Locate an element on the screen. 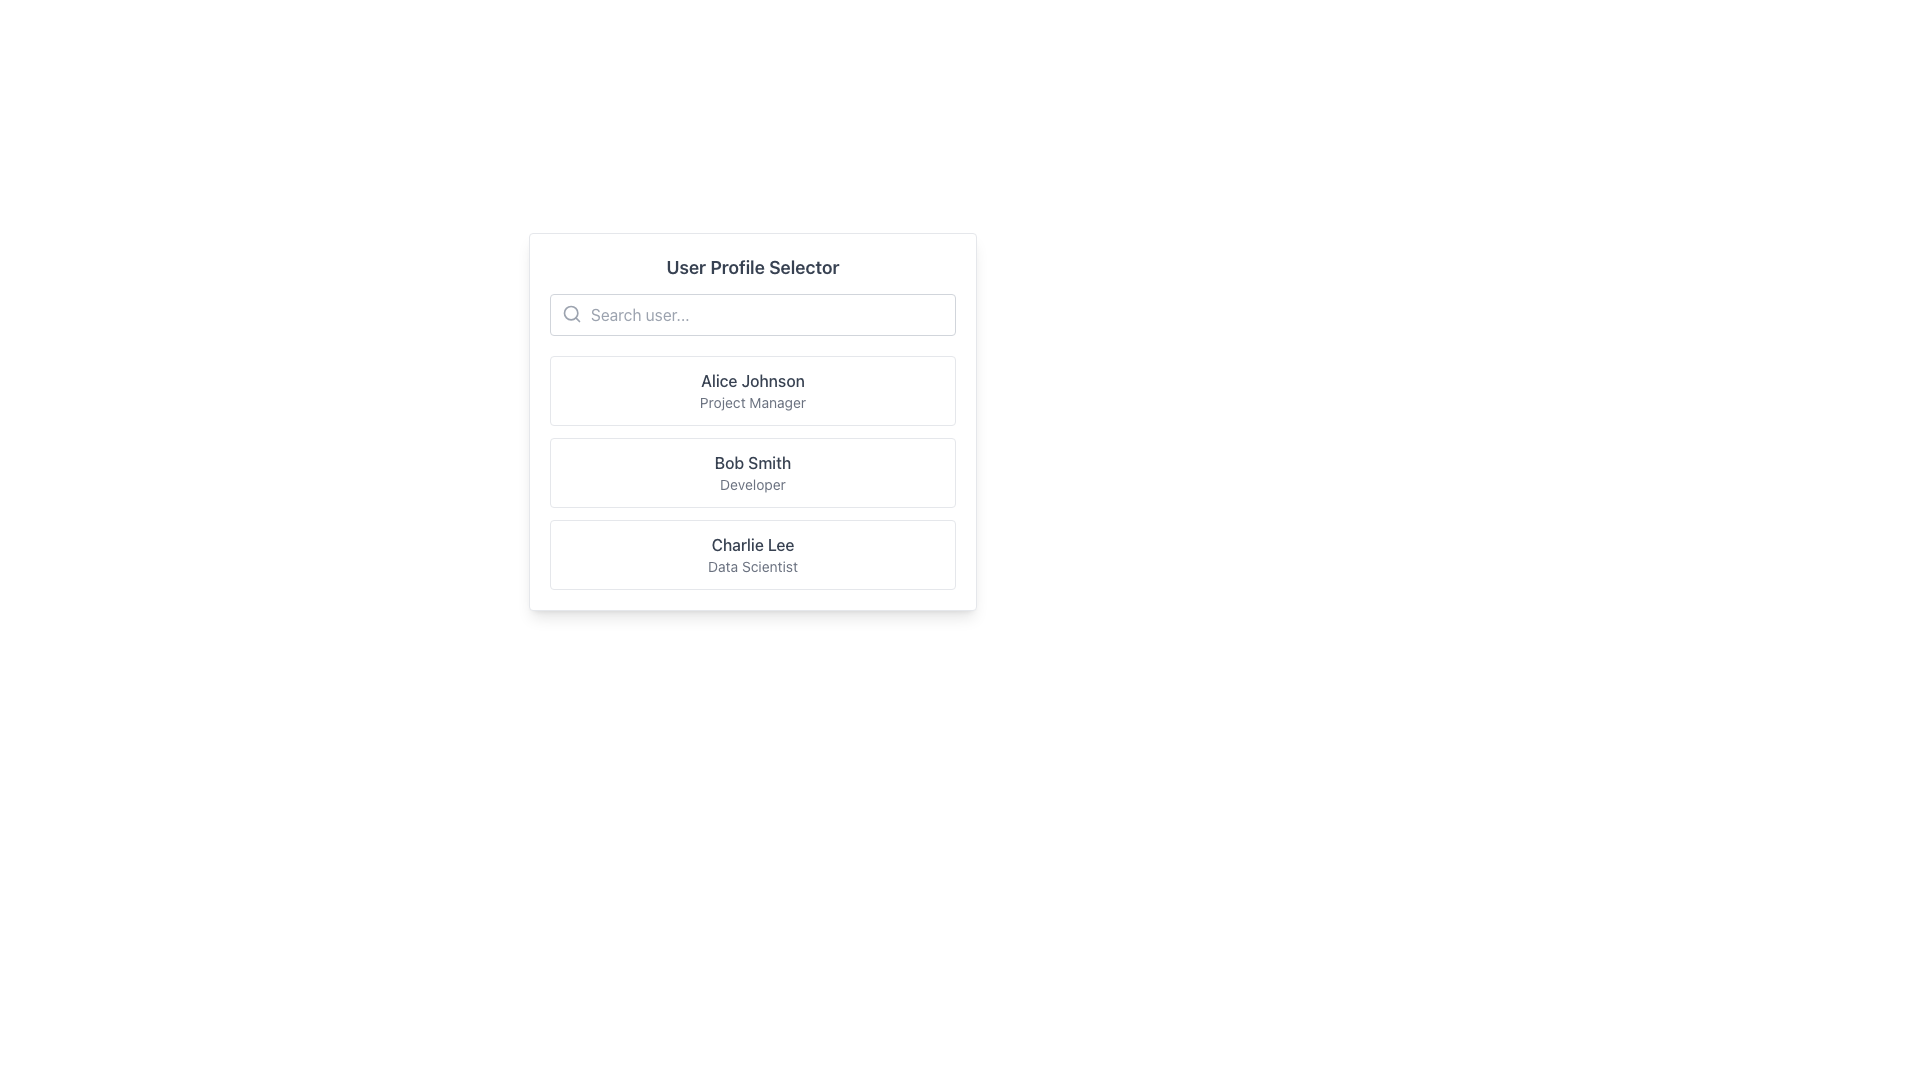  the List Item displaying 'Bob Smith' and 'Developer' is located at coordinates (752, 473).